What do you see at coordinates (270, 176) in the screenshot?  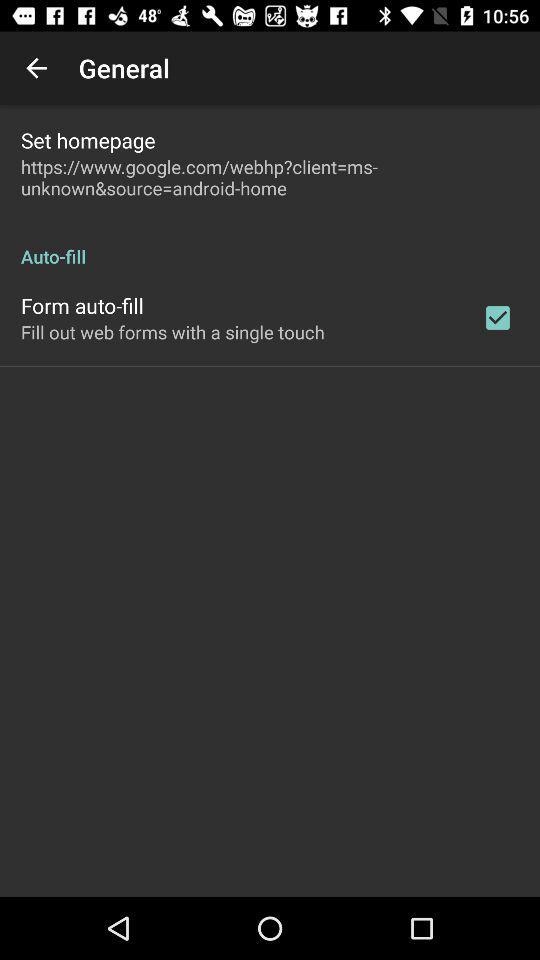 I see `https www google` at bounding box center [270, 176].